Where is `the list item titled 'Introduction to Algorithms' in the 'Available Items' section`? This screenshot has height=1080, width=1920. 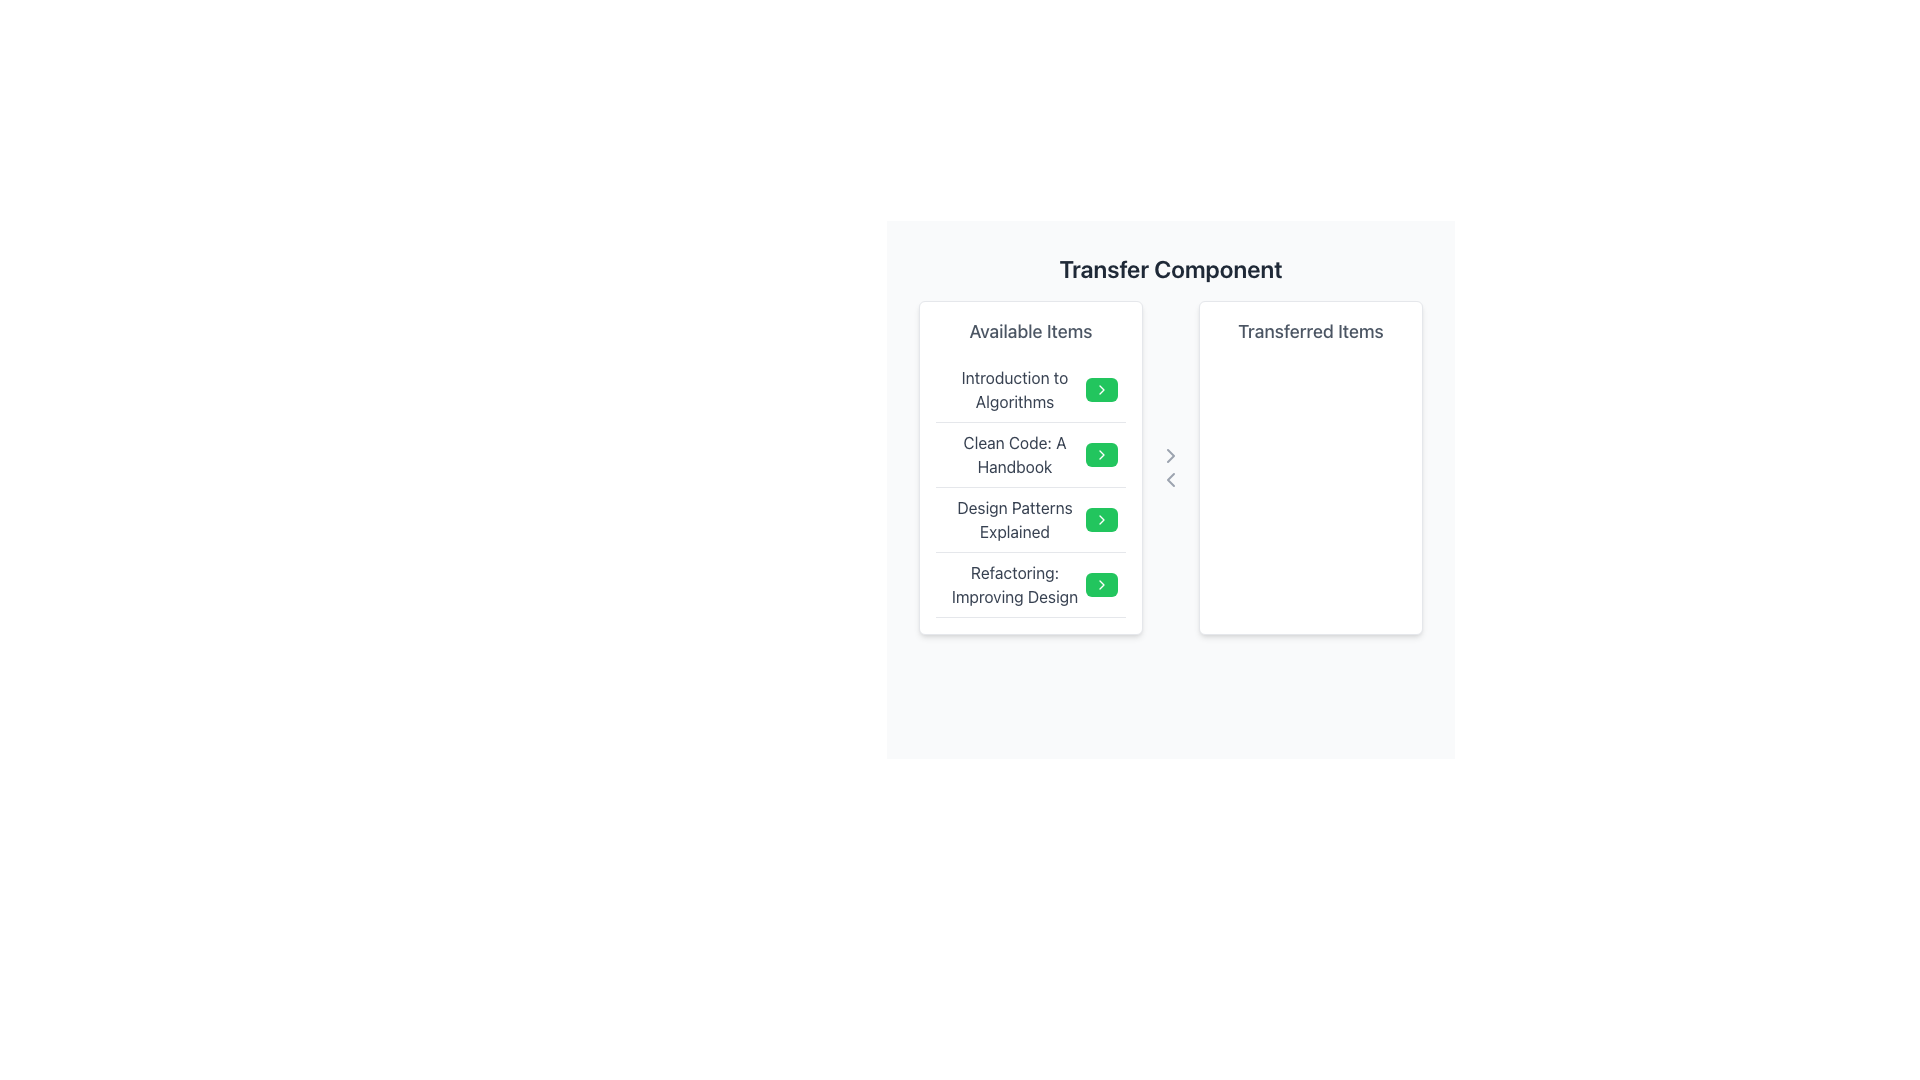 the list item titled 'Introduction to Algorithms' in the 'Available Items' section is located at coordinates (1031, 389).